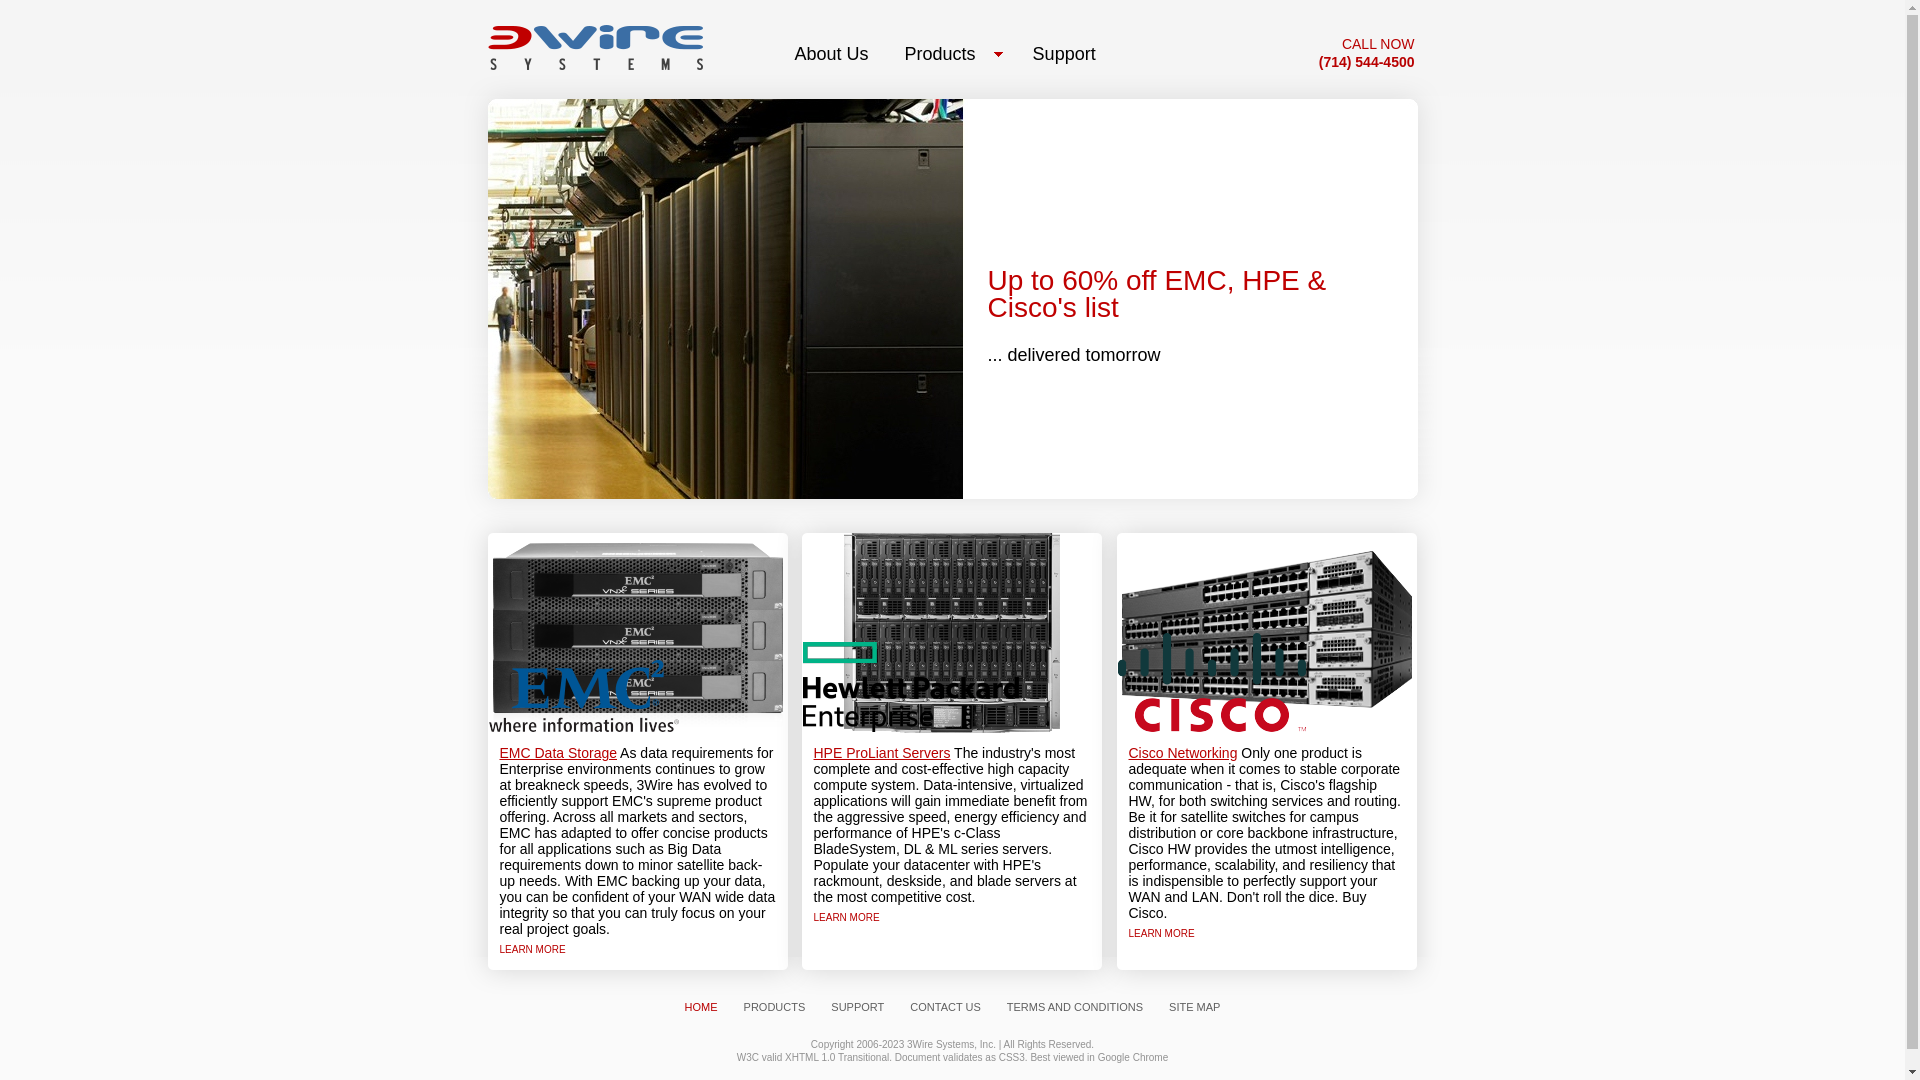 The image size is (1920, 1080). I want to click on 'SUPPORT', so click(857, 1006).